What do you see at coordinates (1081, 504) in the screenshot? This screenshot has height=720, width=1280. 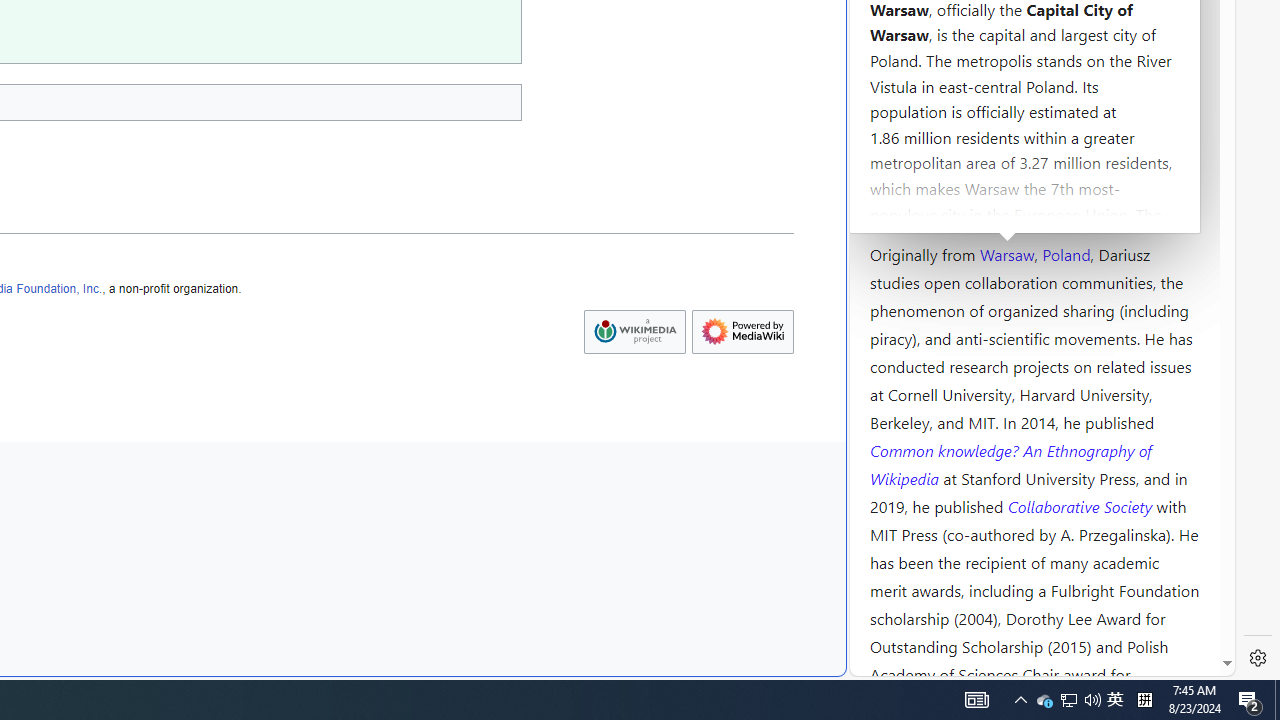 I see `'Collaborative Society '` at bounding box center [1081, 504].